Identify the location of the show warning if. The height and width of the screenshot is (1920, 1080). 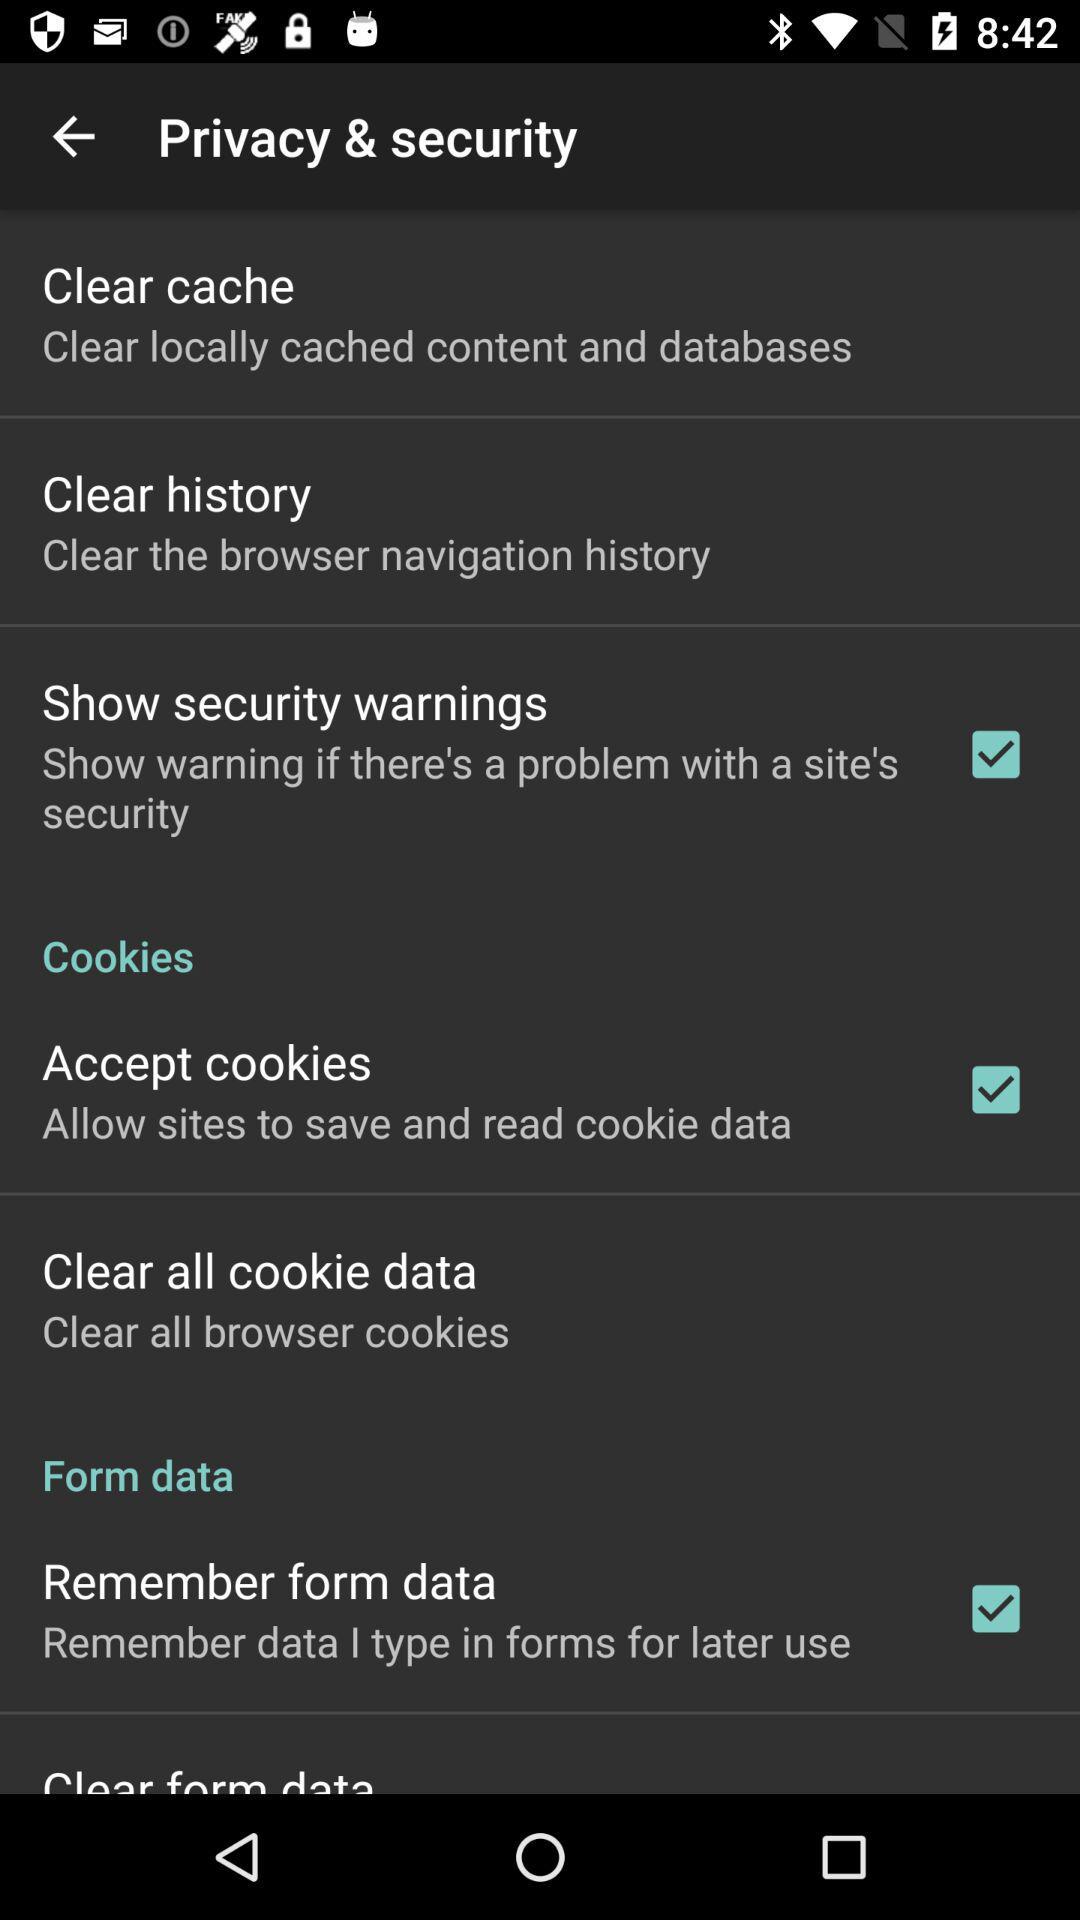
(477, 785).